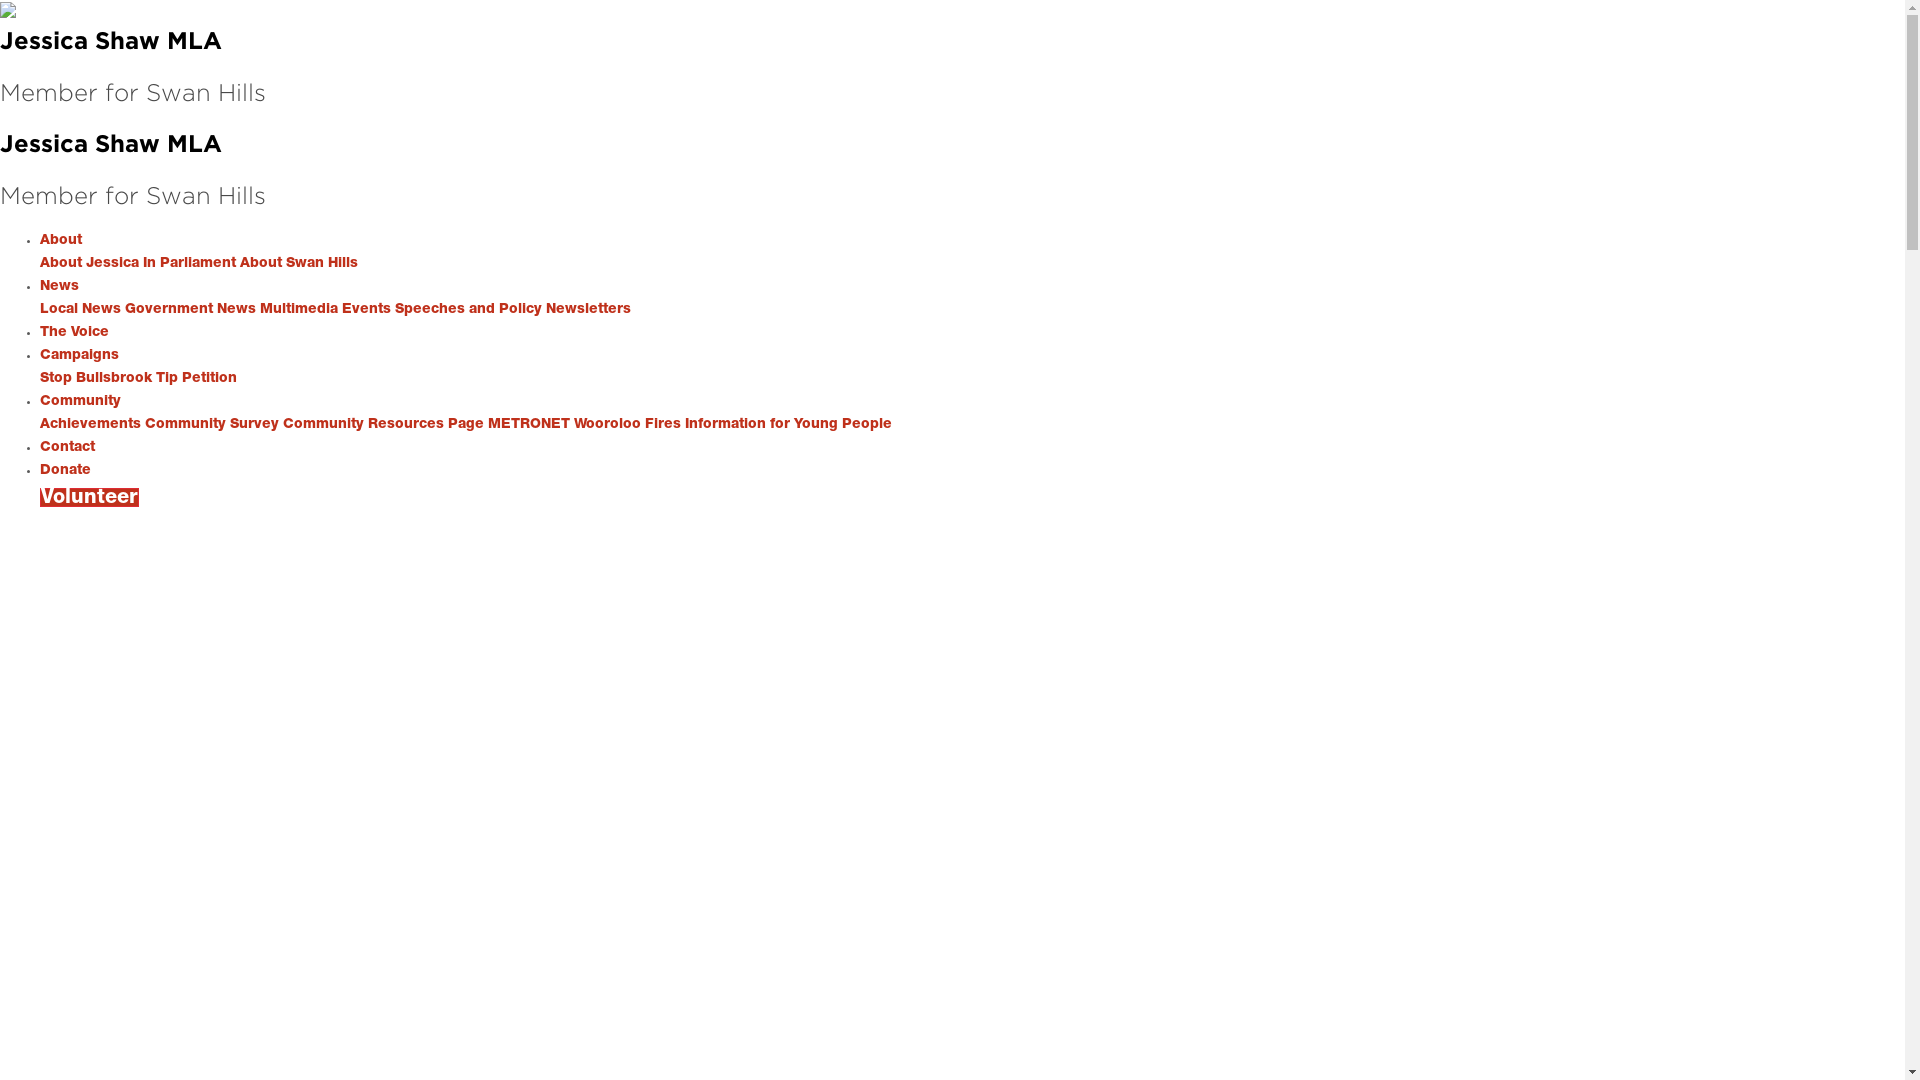  Describe the element at coordinates (394, 308) in the screenshot. I see `'Speeches and Policy'` at that location.